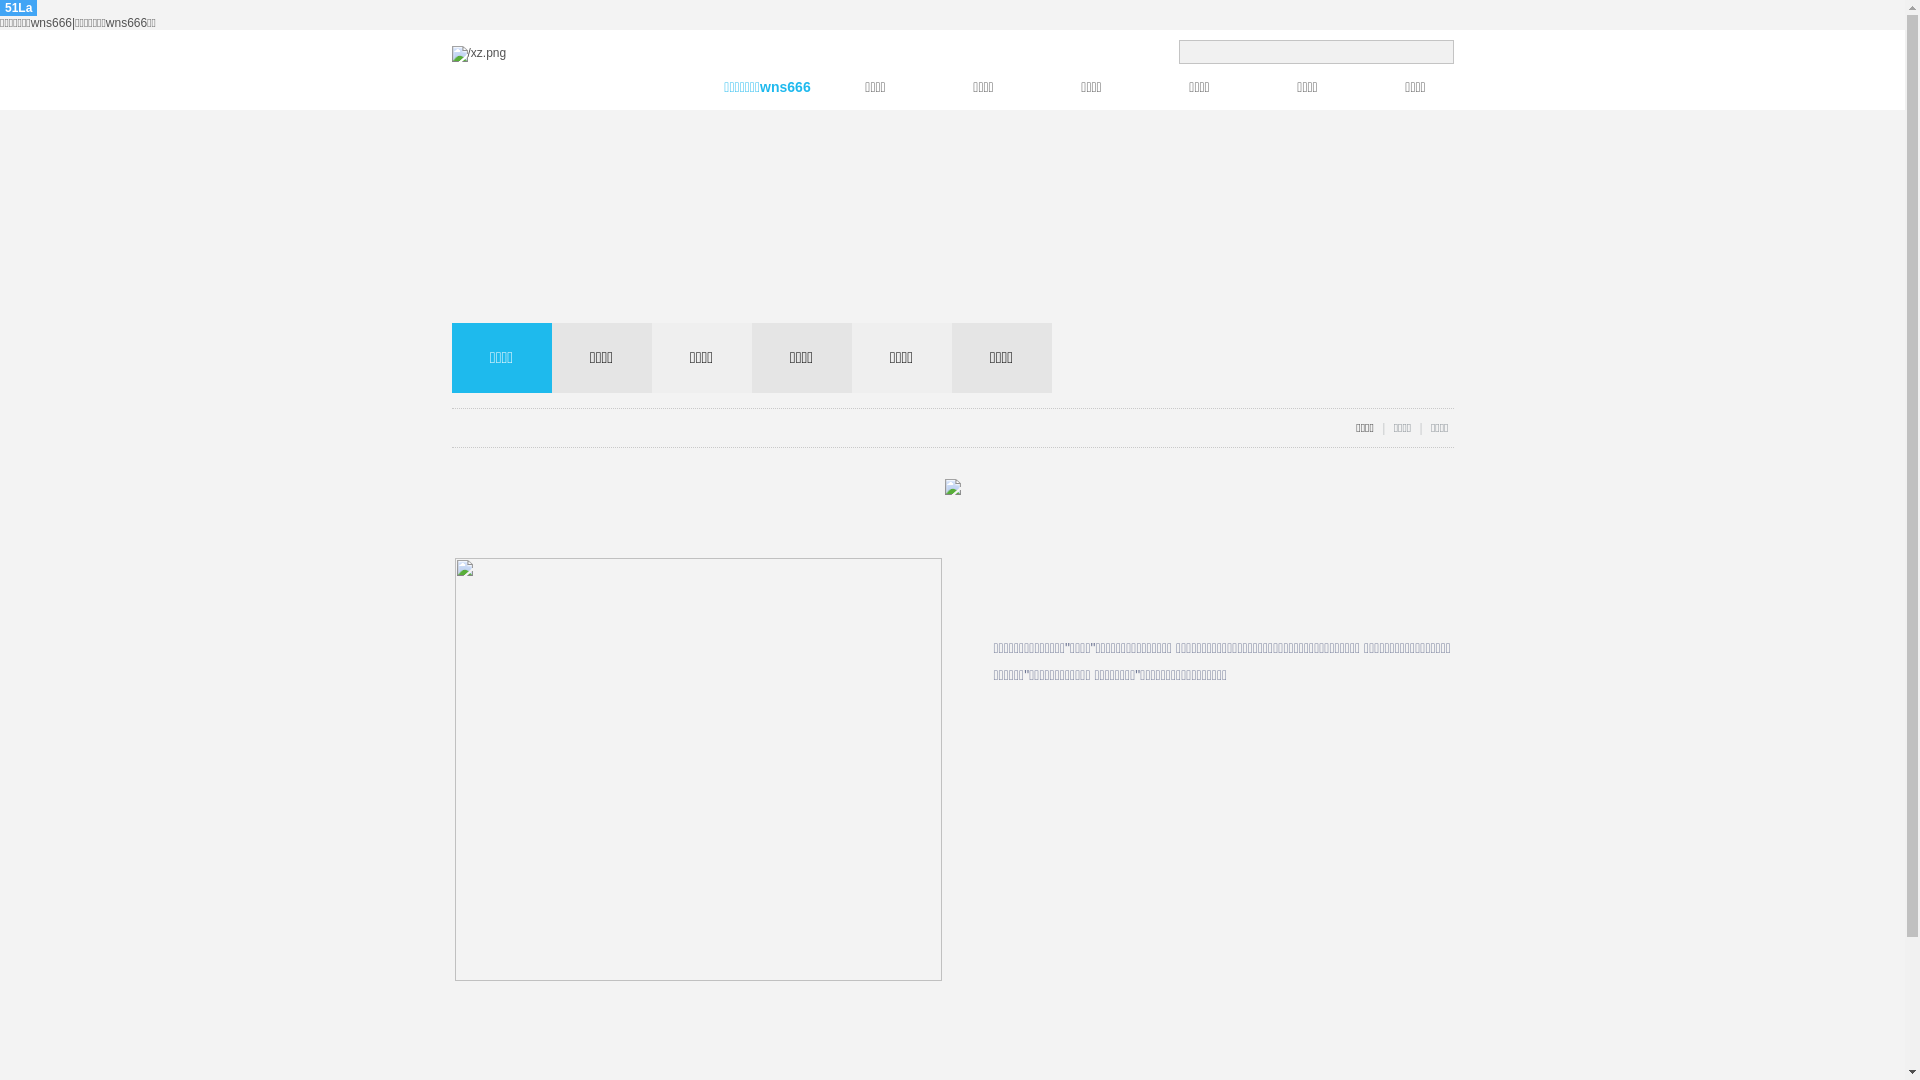 This screenshot has height=1080, width=1920. I want to click on '51La', so click(18, 7).